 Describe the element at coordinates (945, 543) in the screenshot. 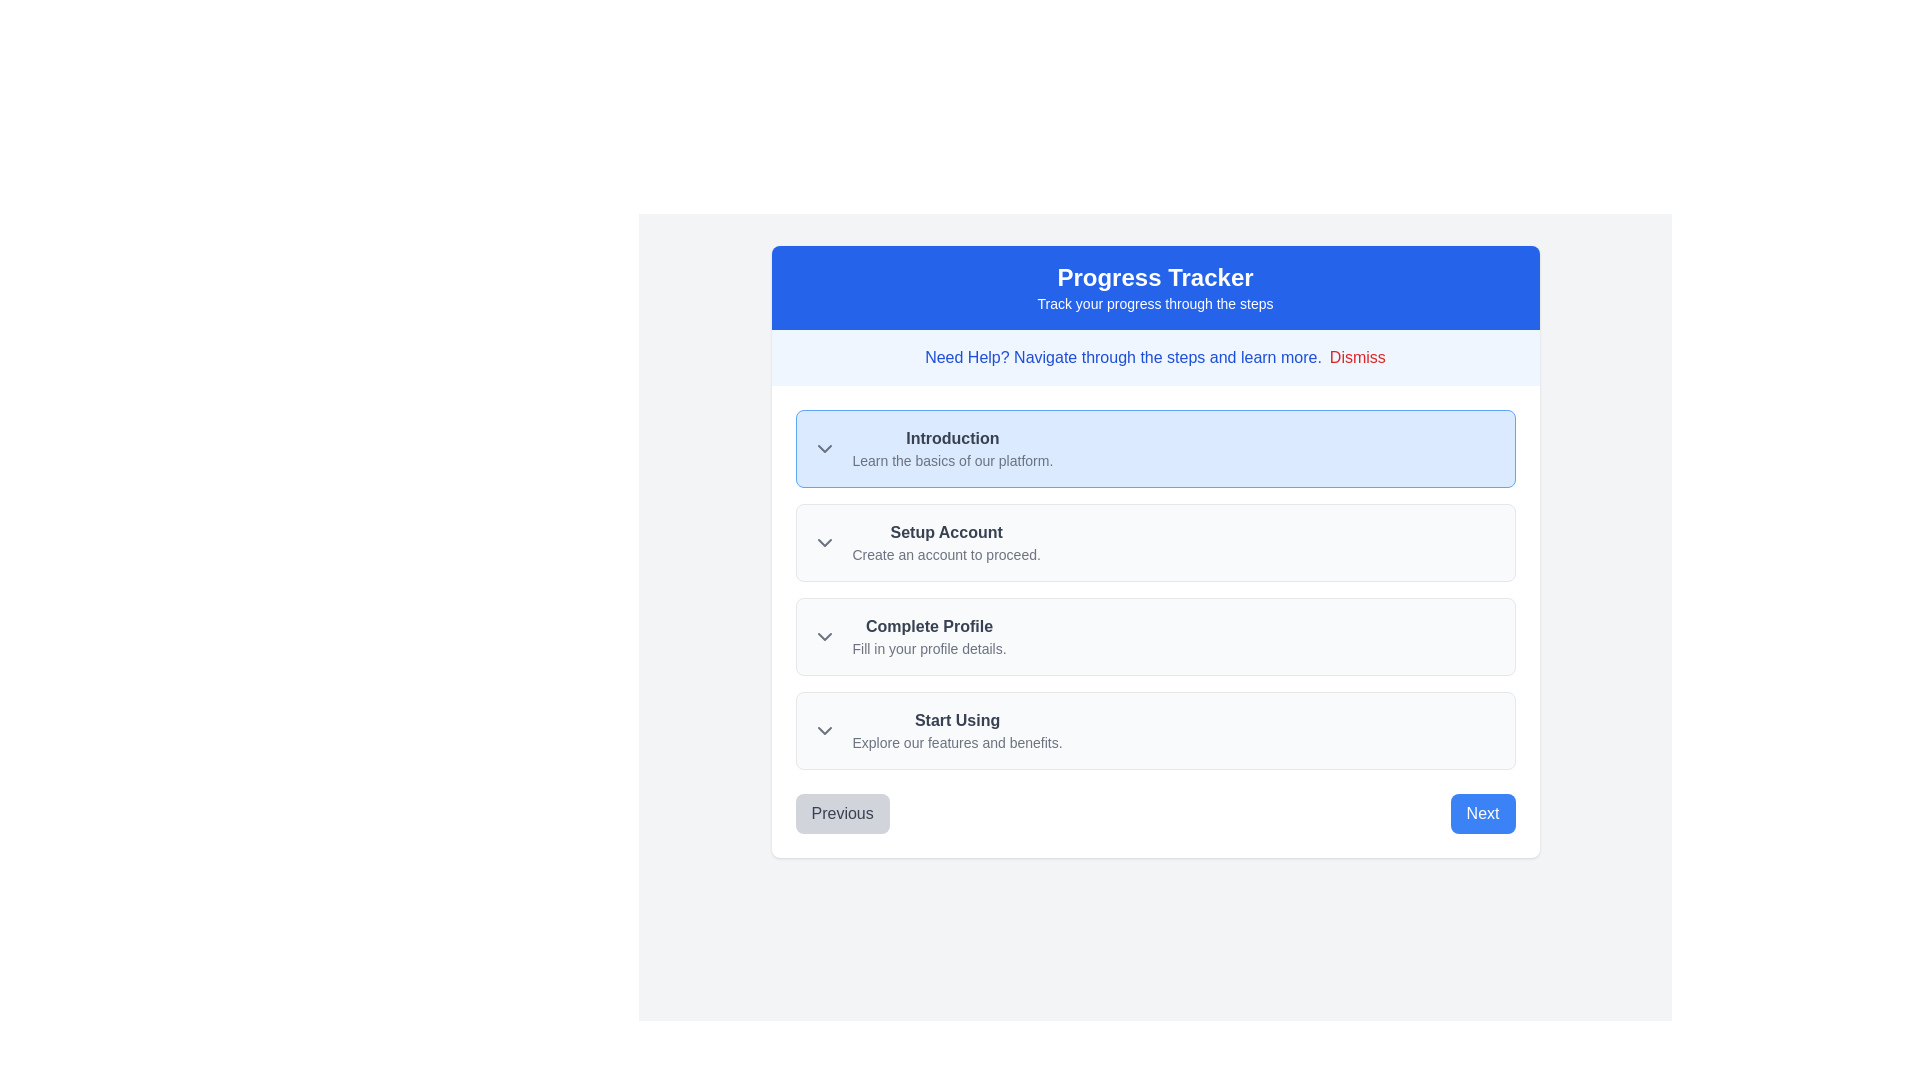

I see `text element titled 'Setup Account' which contains the description 'Create an account to proceed.' located in the progress tracker interface` at that location.